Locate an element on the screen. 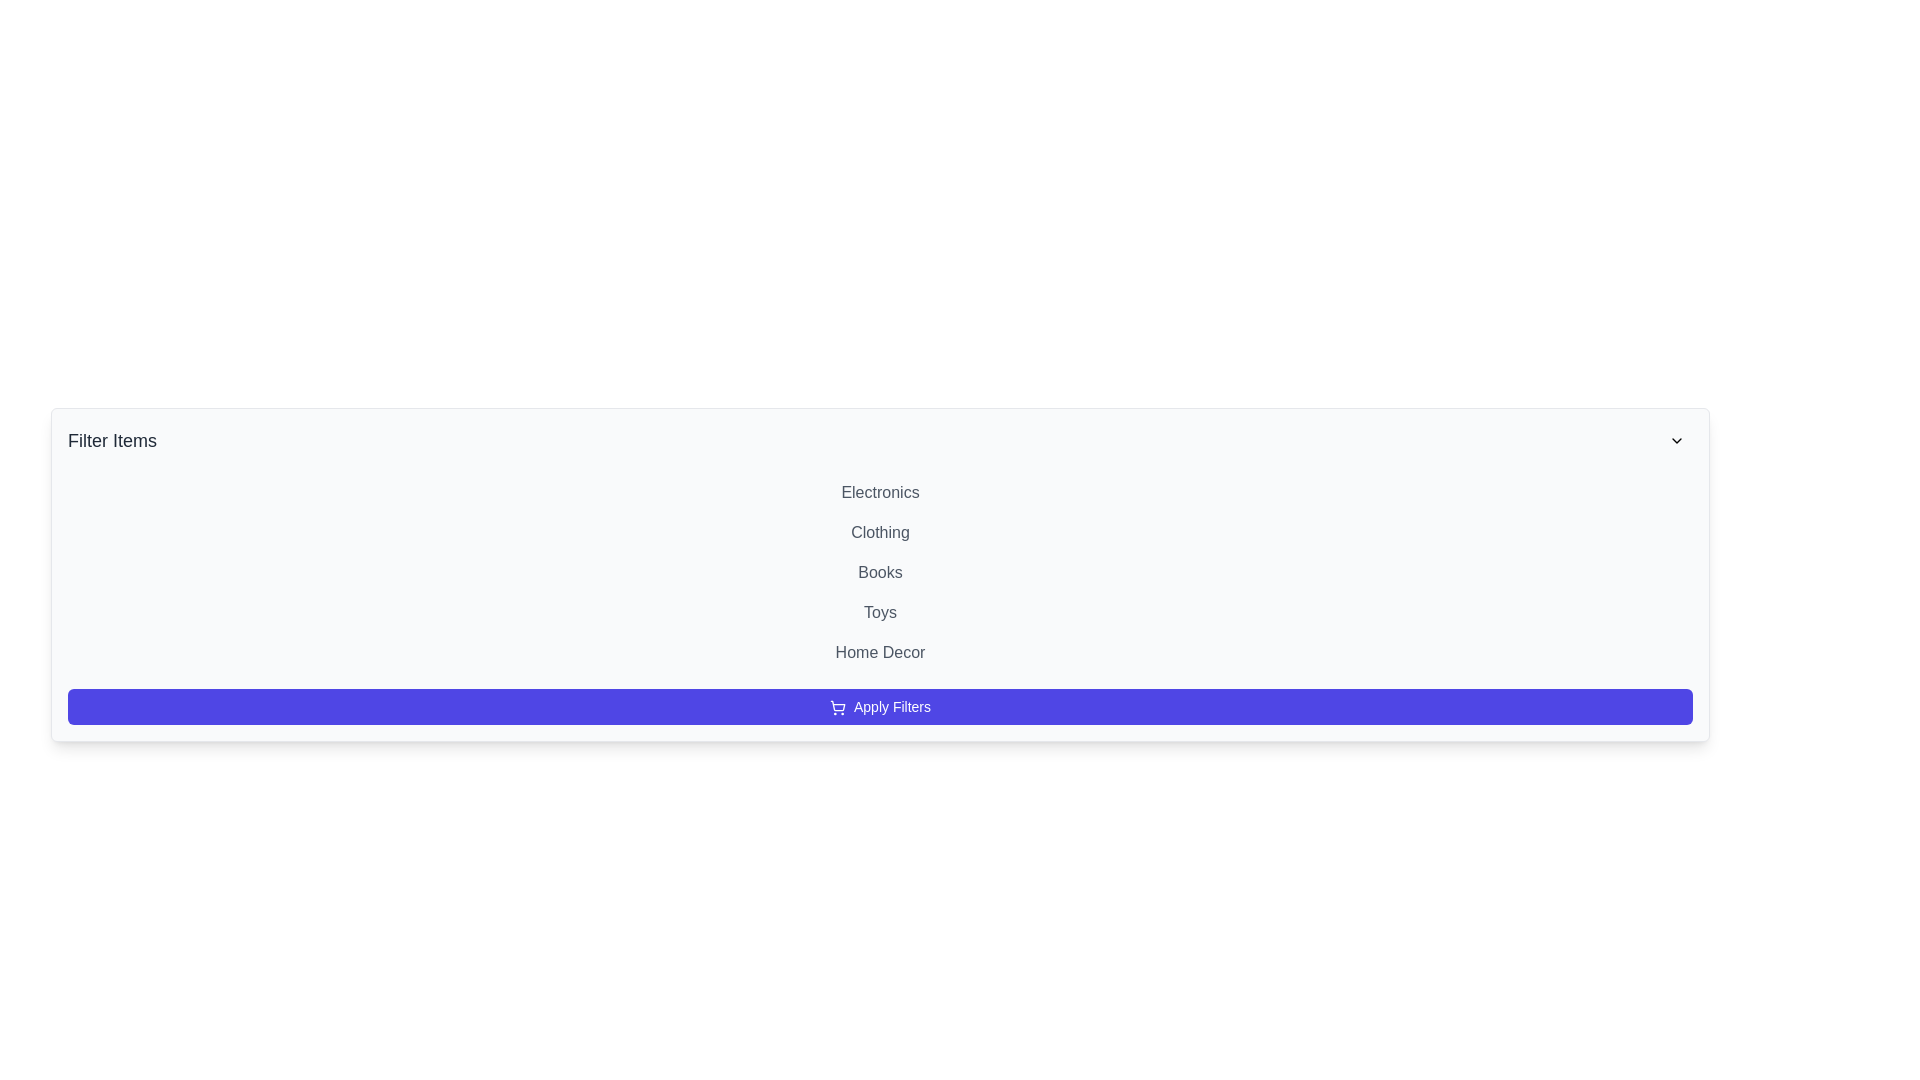  the 'Apply Filters' button, which is a rectangular button with a vibrant purple background and the text 'Apply Filters' in white, located at the bottom of the filter panel is located at coordinates (880, 705).